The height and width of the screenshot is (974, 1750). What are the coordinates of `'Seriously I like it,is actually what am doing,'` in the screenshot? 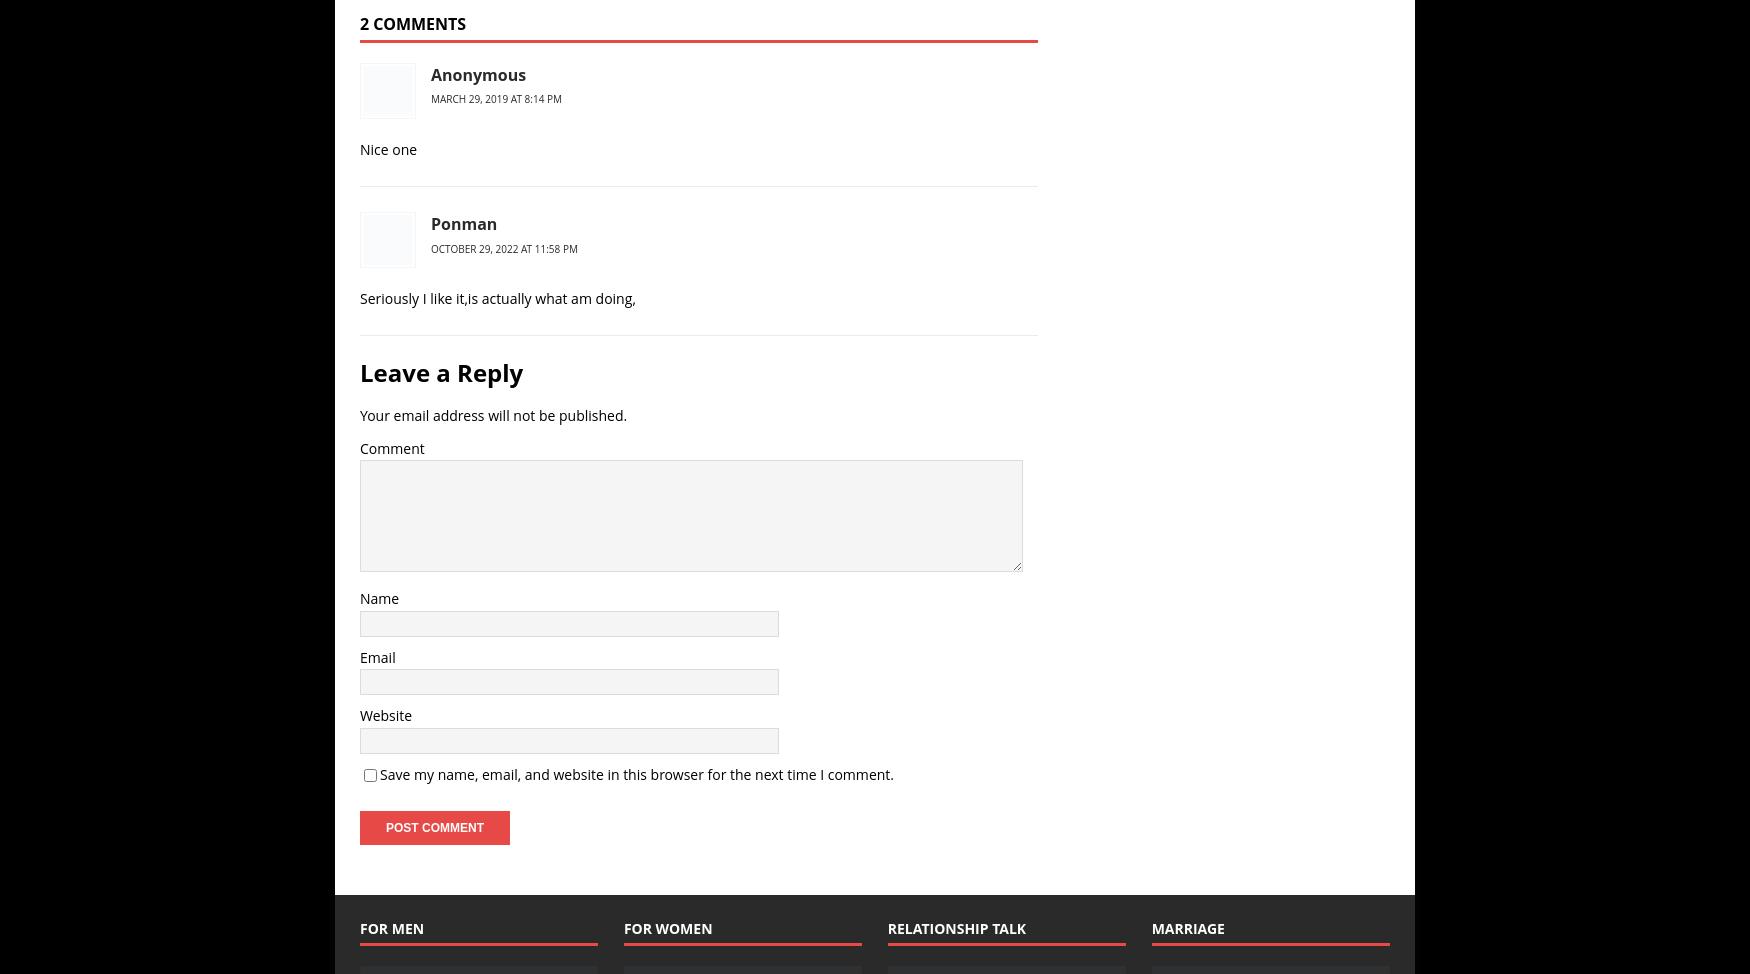 It's located at (497, 297).